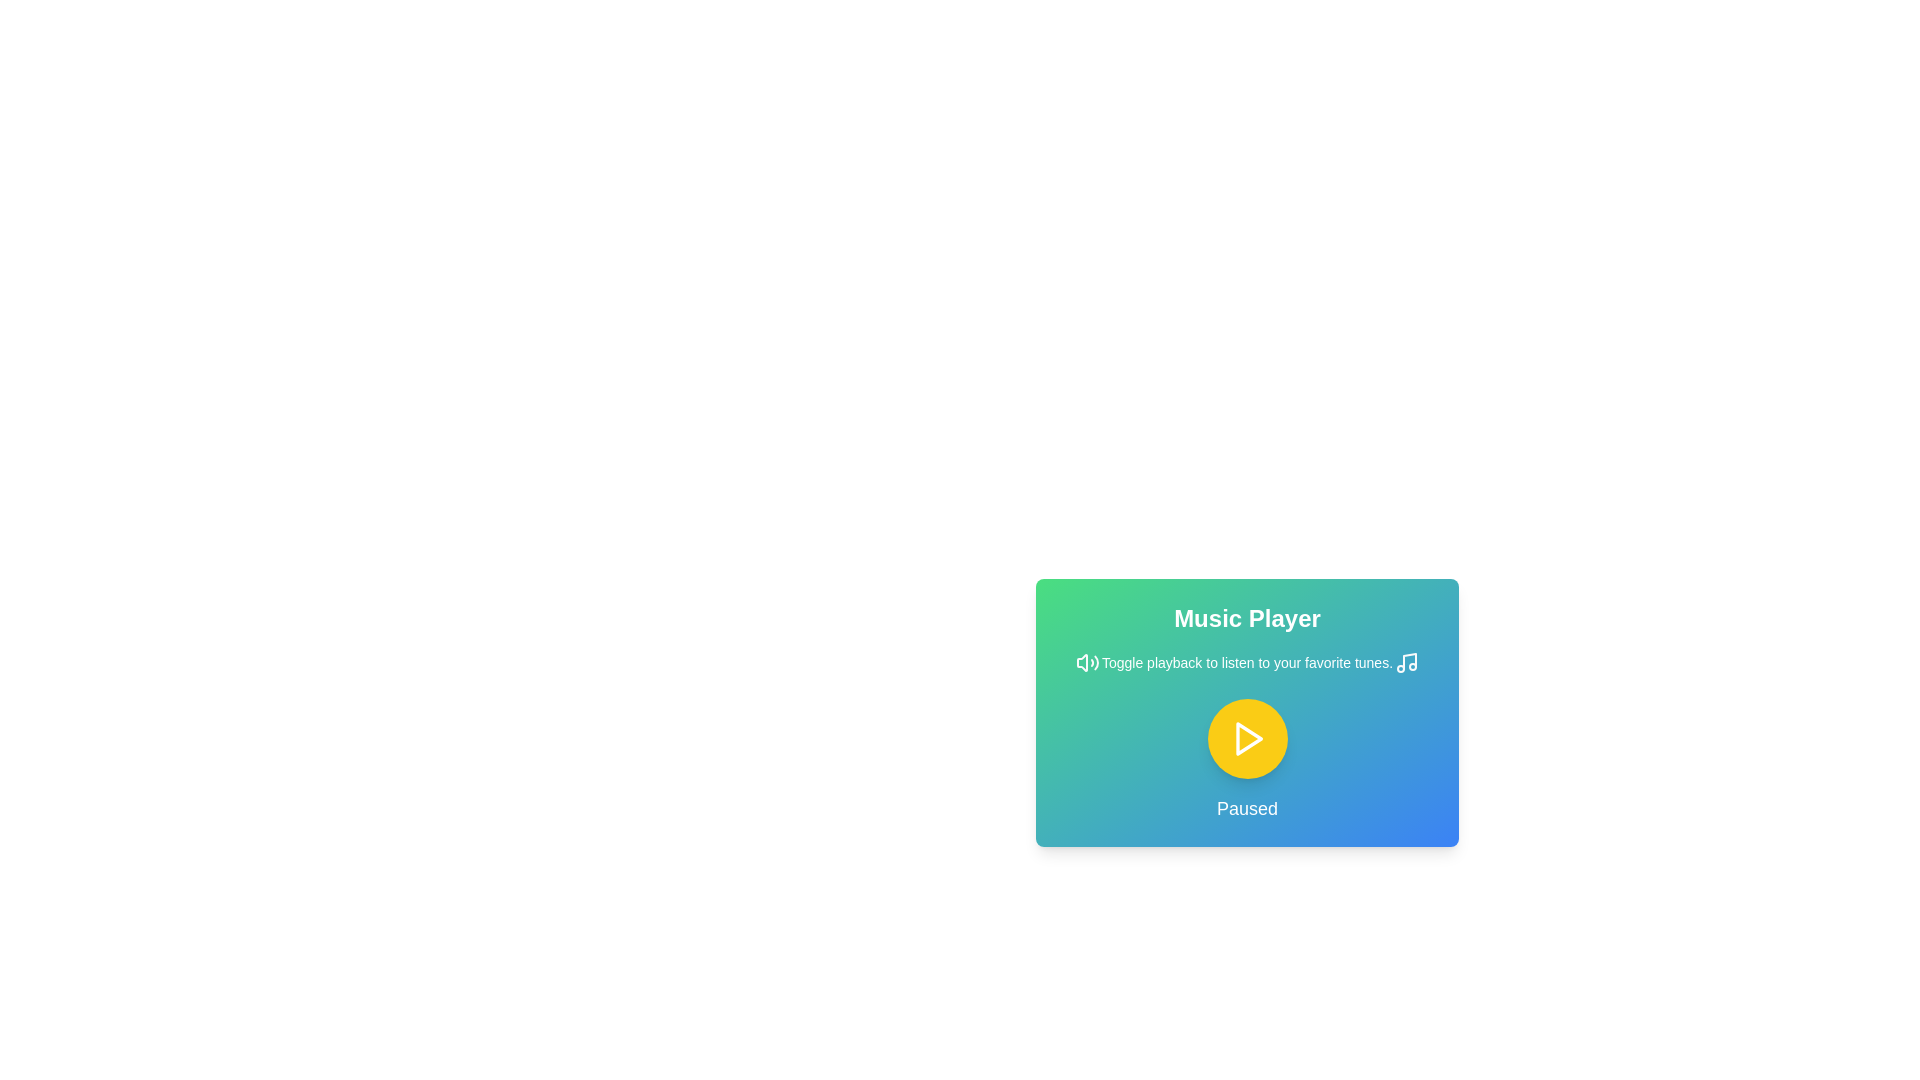 The height and width of the screenshot is (1080, 1920). What do you see at coordinates (1246, 739) in the screenshot?
I see `the play button icon located within a circular button at the bottom part of the interface` at bounding box center [1246, 739].